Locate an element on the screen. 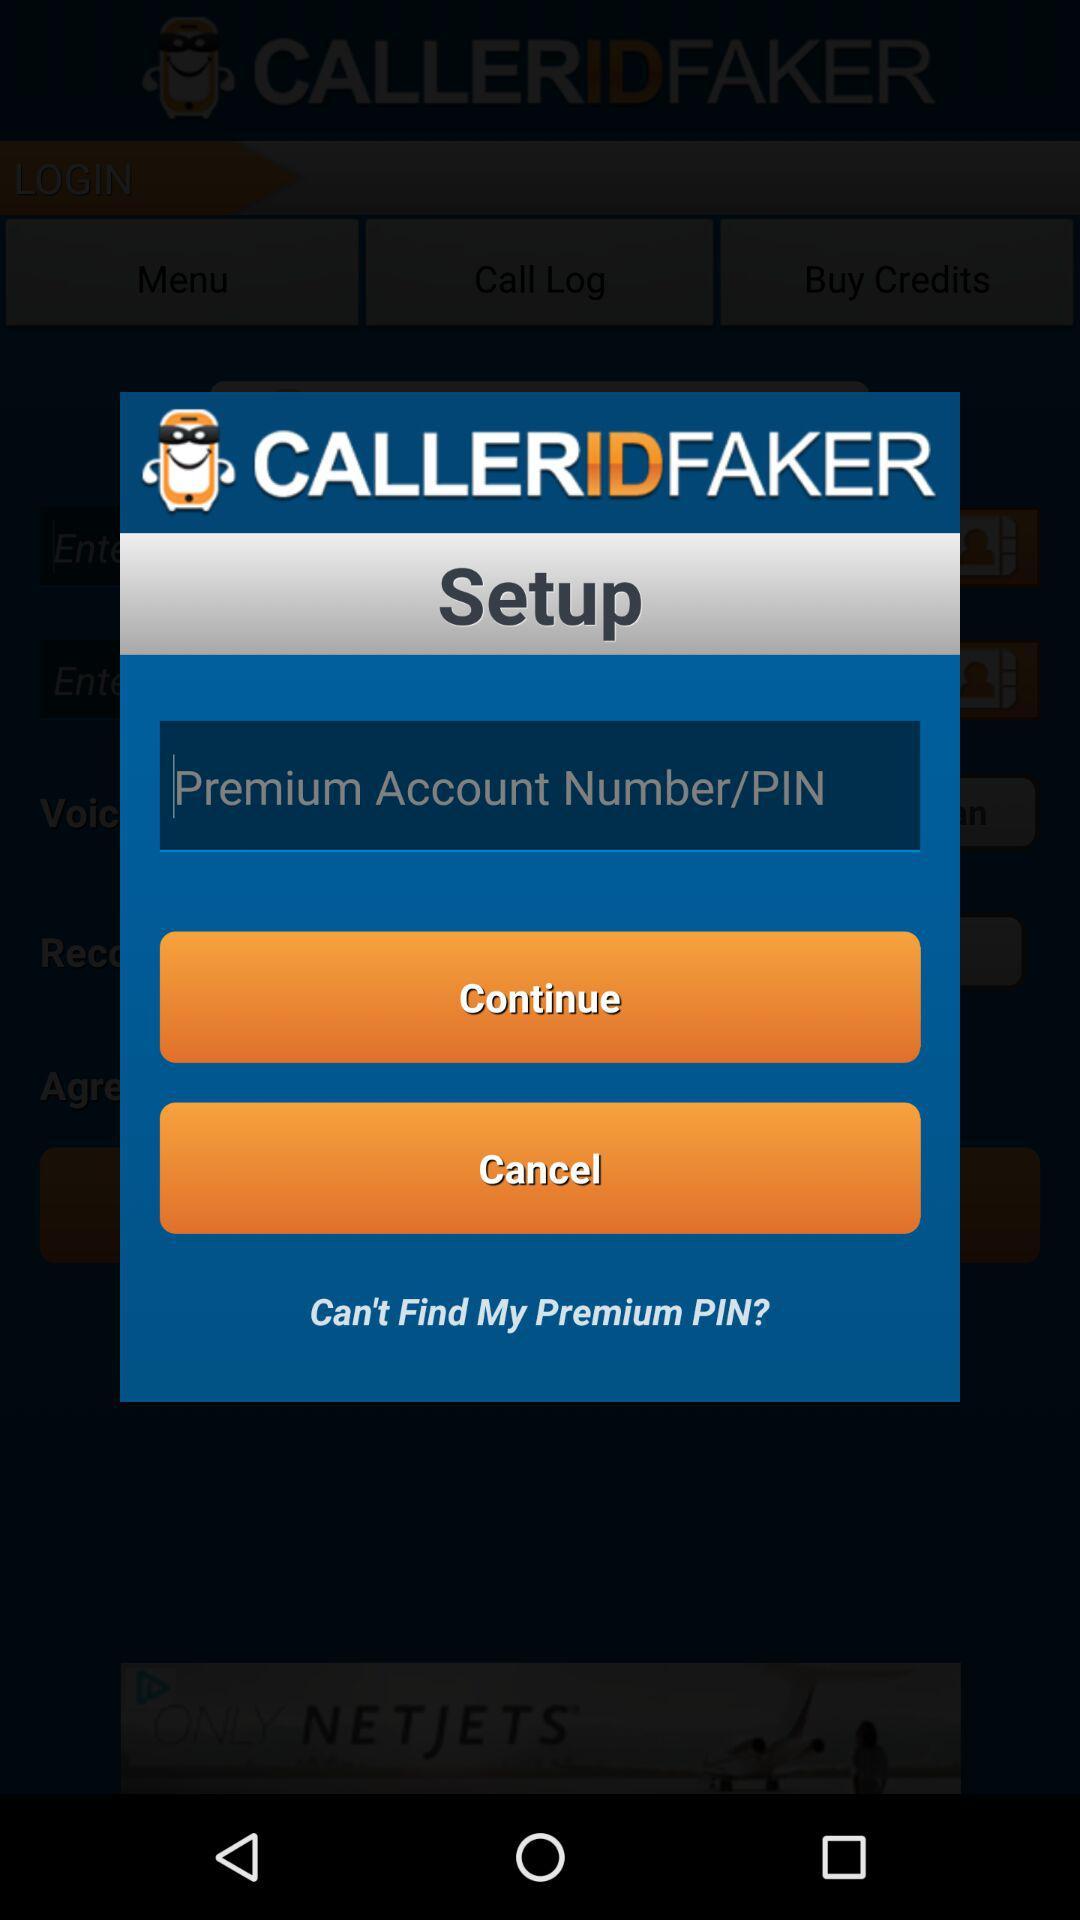 This screenshot has width=1080, height=1920. continue icon is located at coordinates (540, 997).